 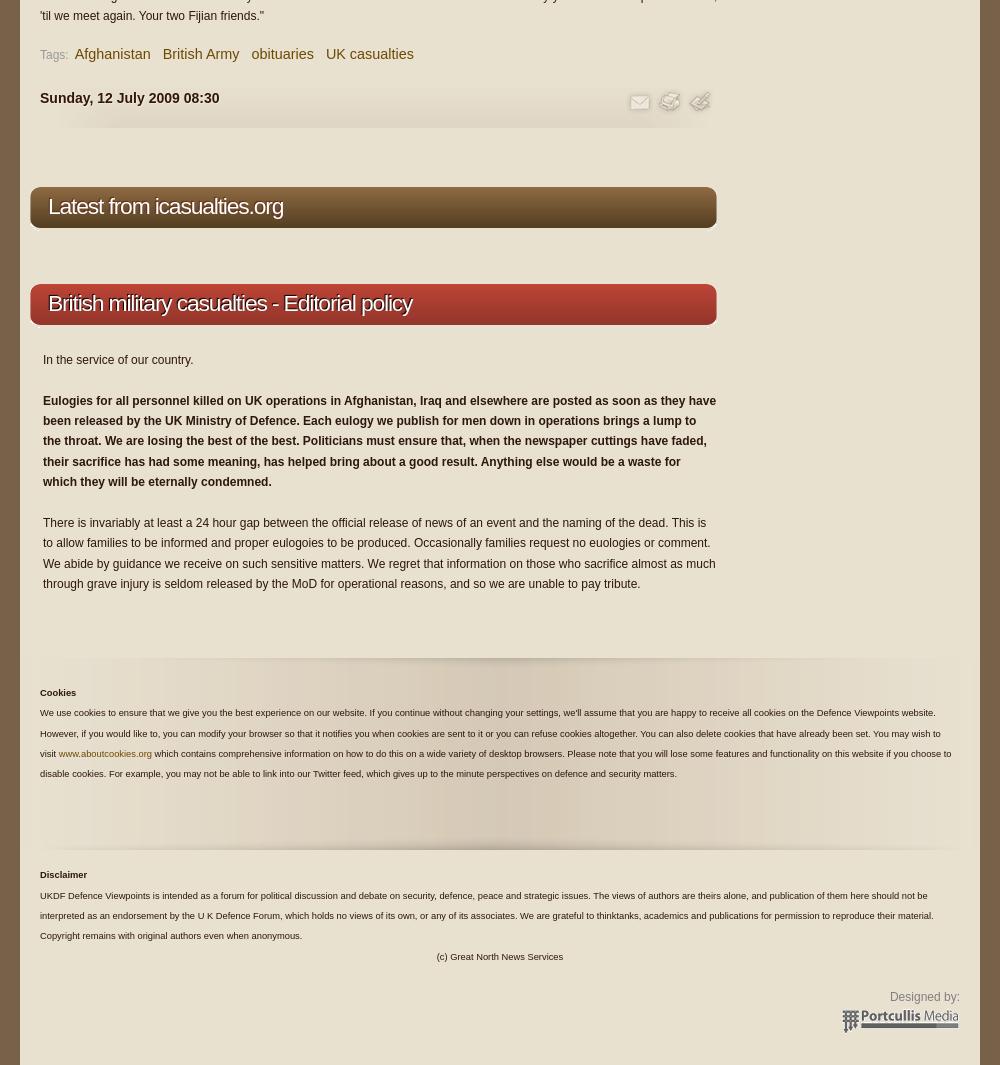 What do you see at coordinates (436, 956) in the screenshot?
I see `'(c) Great North News Services'` at bounding box center [436, 956].